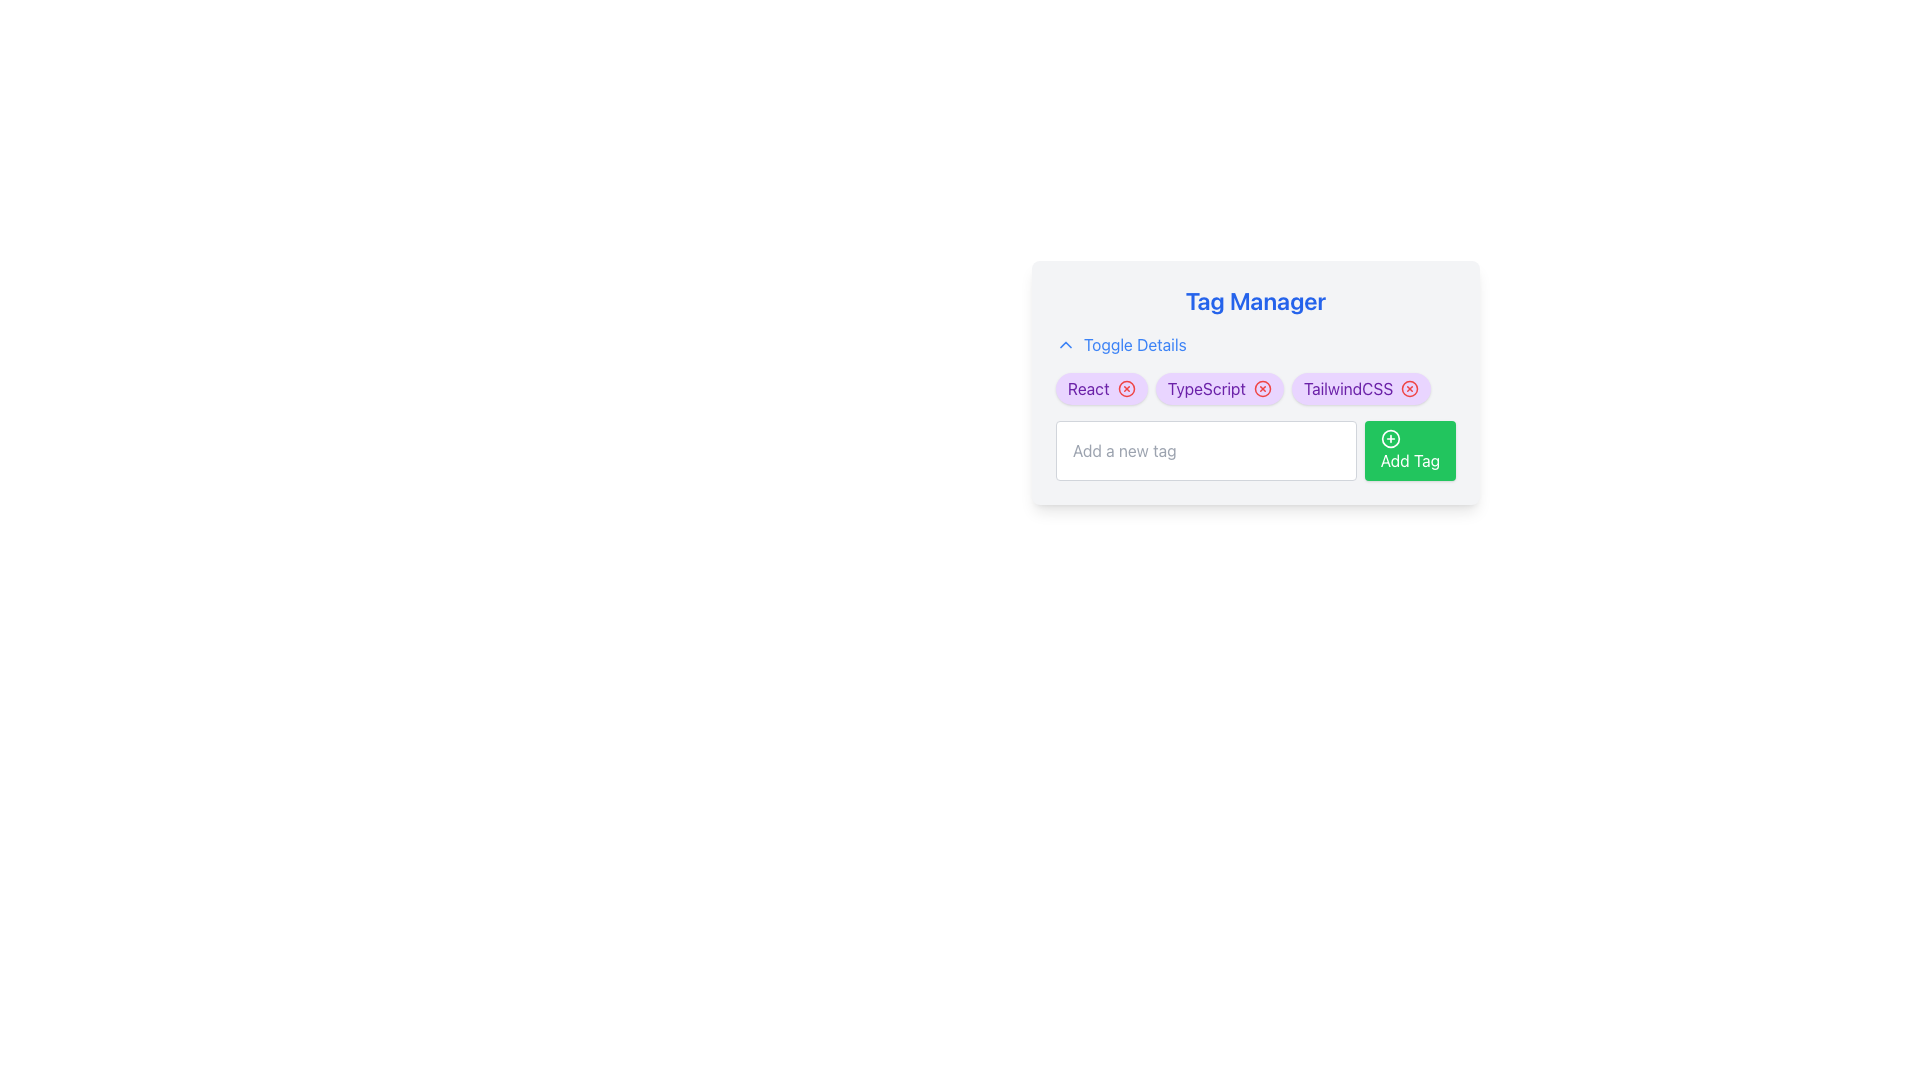 The height and width of the screenshot is (1080, 1920). What do you see at coordinates (1348, 389) in the screenshot?
I see `text of the Text Label that identifies the third tag in the Tag Manager interface, located horizontally between the 'React' and 'TypeScript' tags` at bounding box center [1348, 389].